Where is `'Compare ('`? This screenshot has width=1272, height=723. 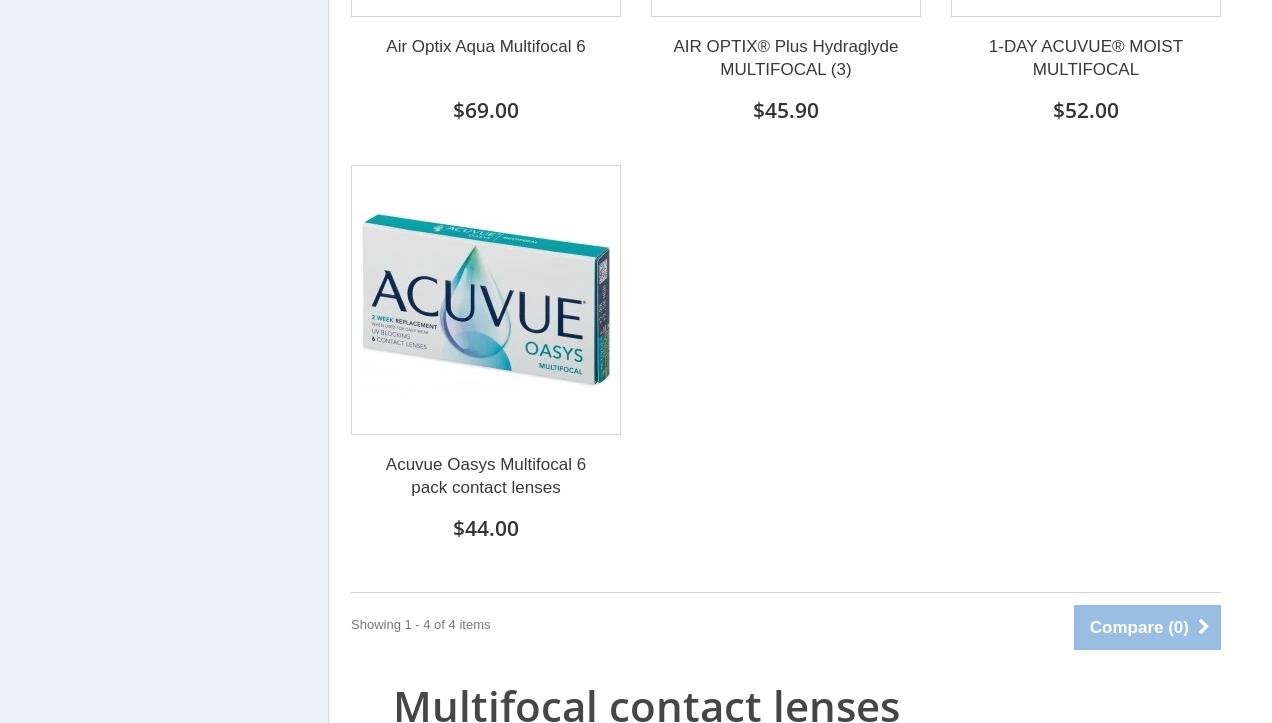
'Compare (' is located at coordinates (1131, 626).